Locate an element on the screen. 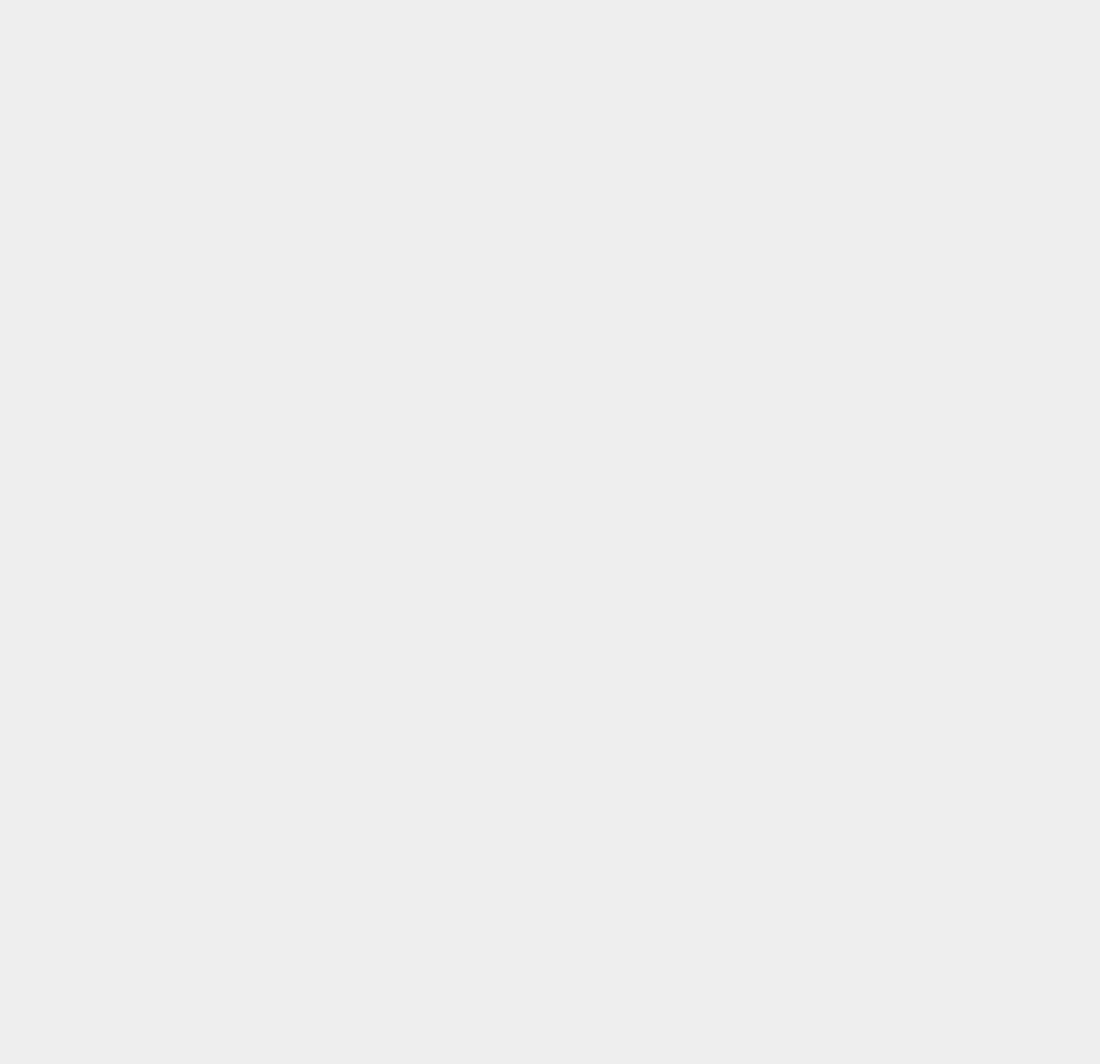 Image resolution: width=1100 pixels, height=1064 pixels. 'Downgrade' is located at coordinates (814, 541).